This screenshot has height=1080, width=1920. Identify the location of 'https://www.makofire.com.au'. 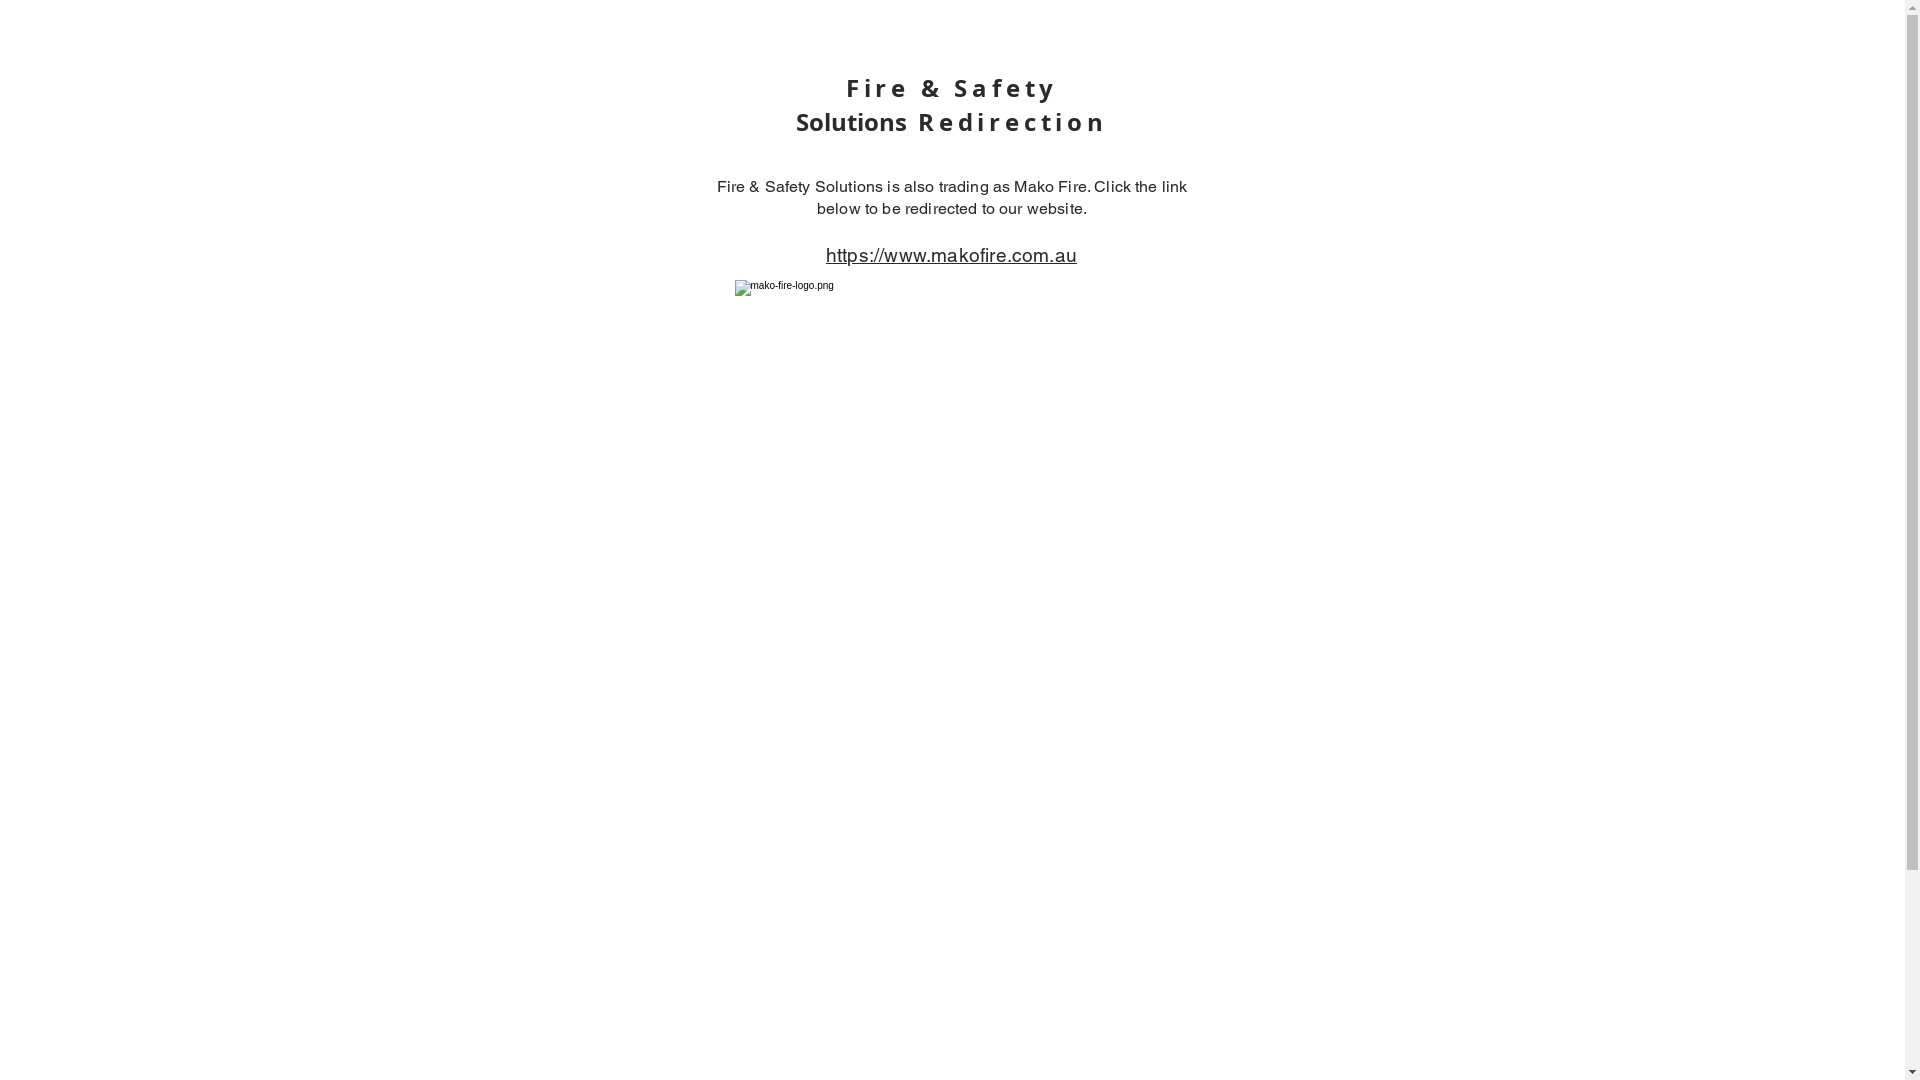
(950, 253).